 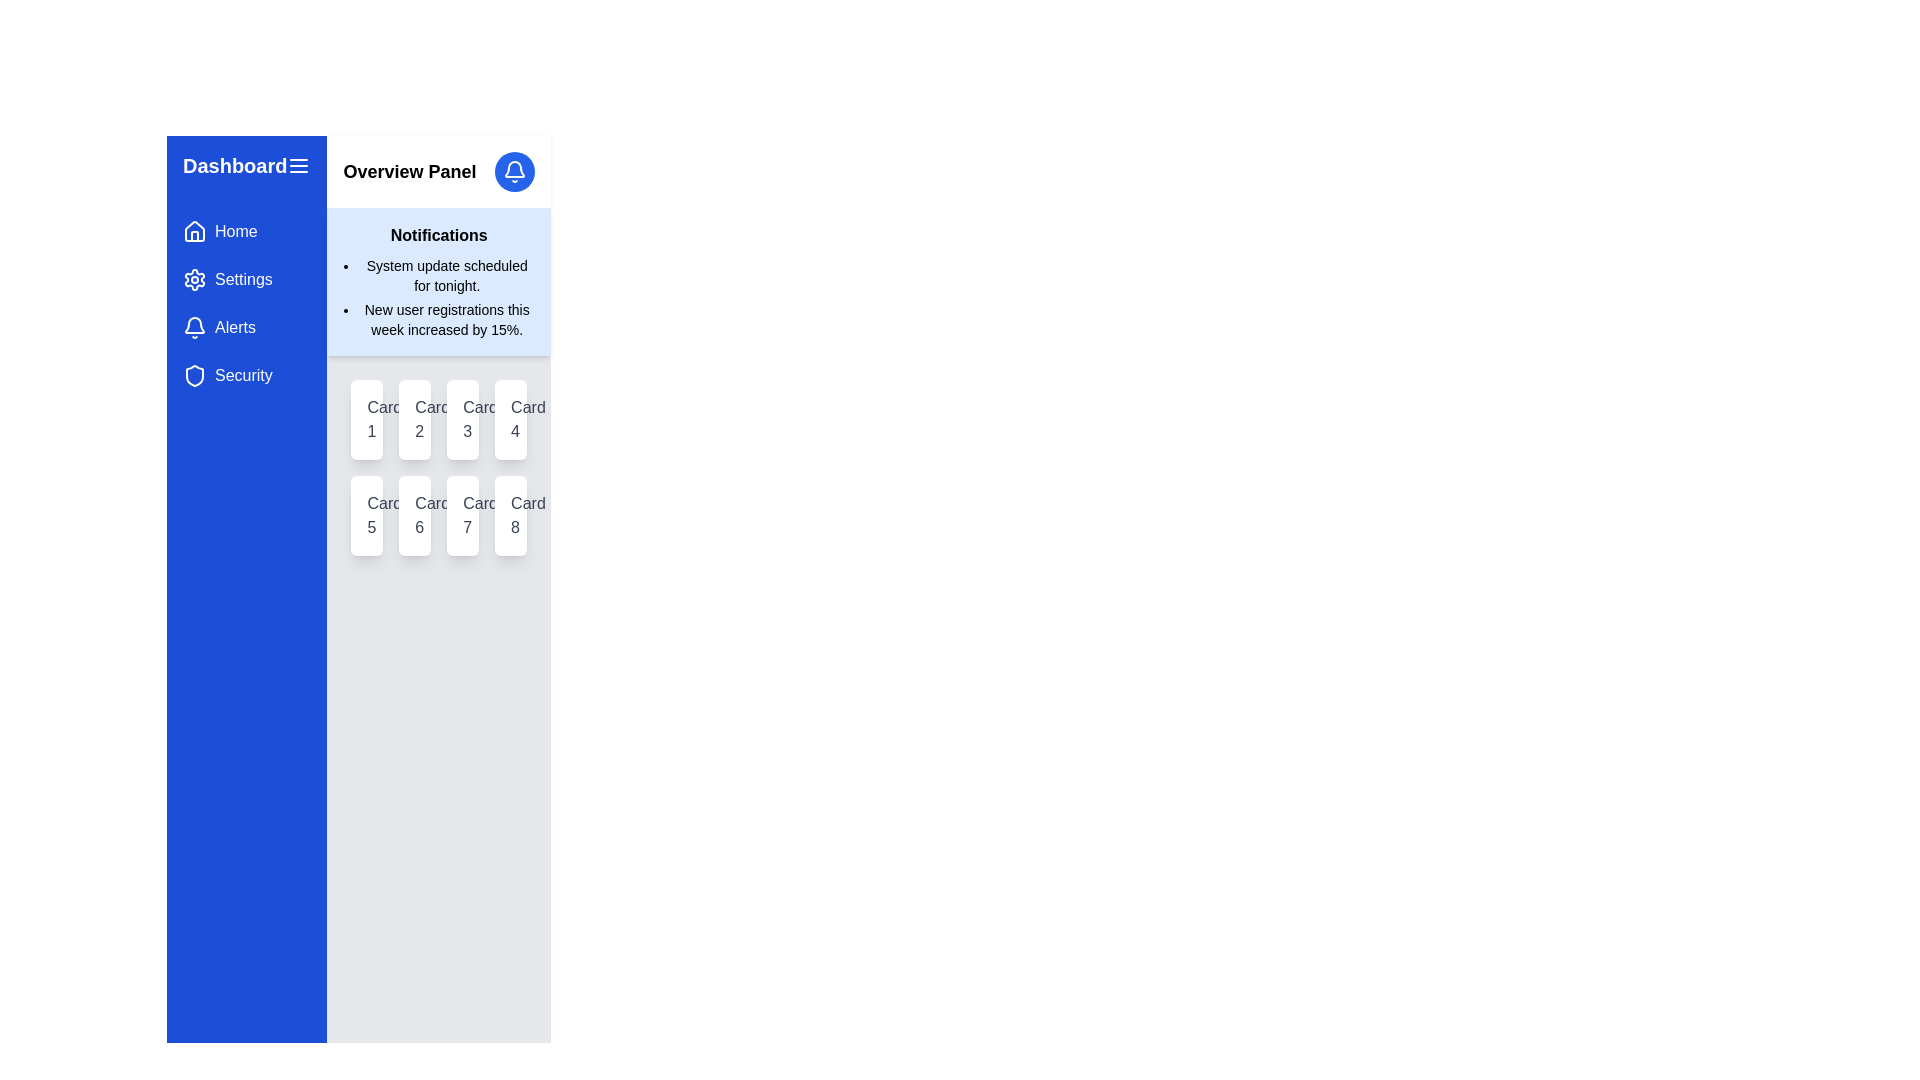 What do you see at coordinates (446, 297) in the screenshot?
I see `each line of the notification list, which contains the messages 'System update scheduled for tonight.' and 'New user registrations this week increased by 15%.'` at bounding box center [446, 297].